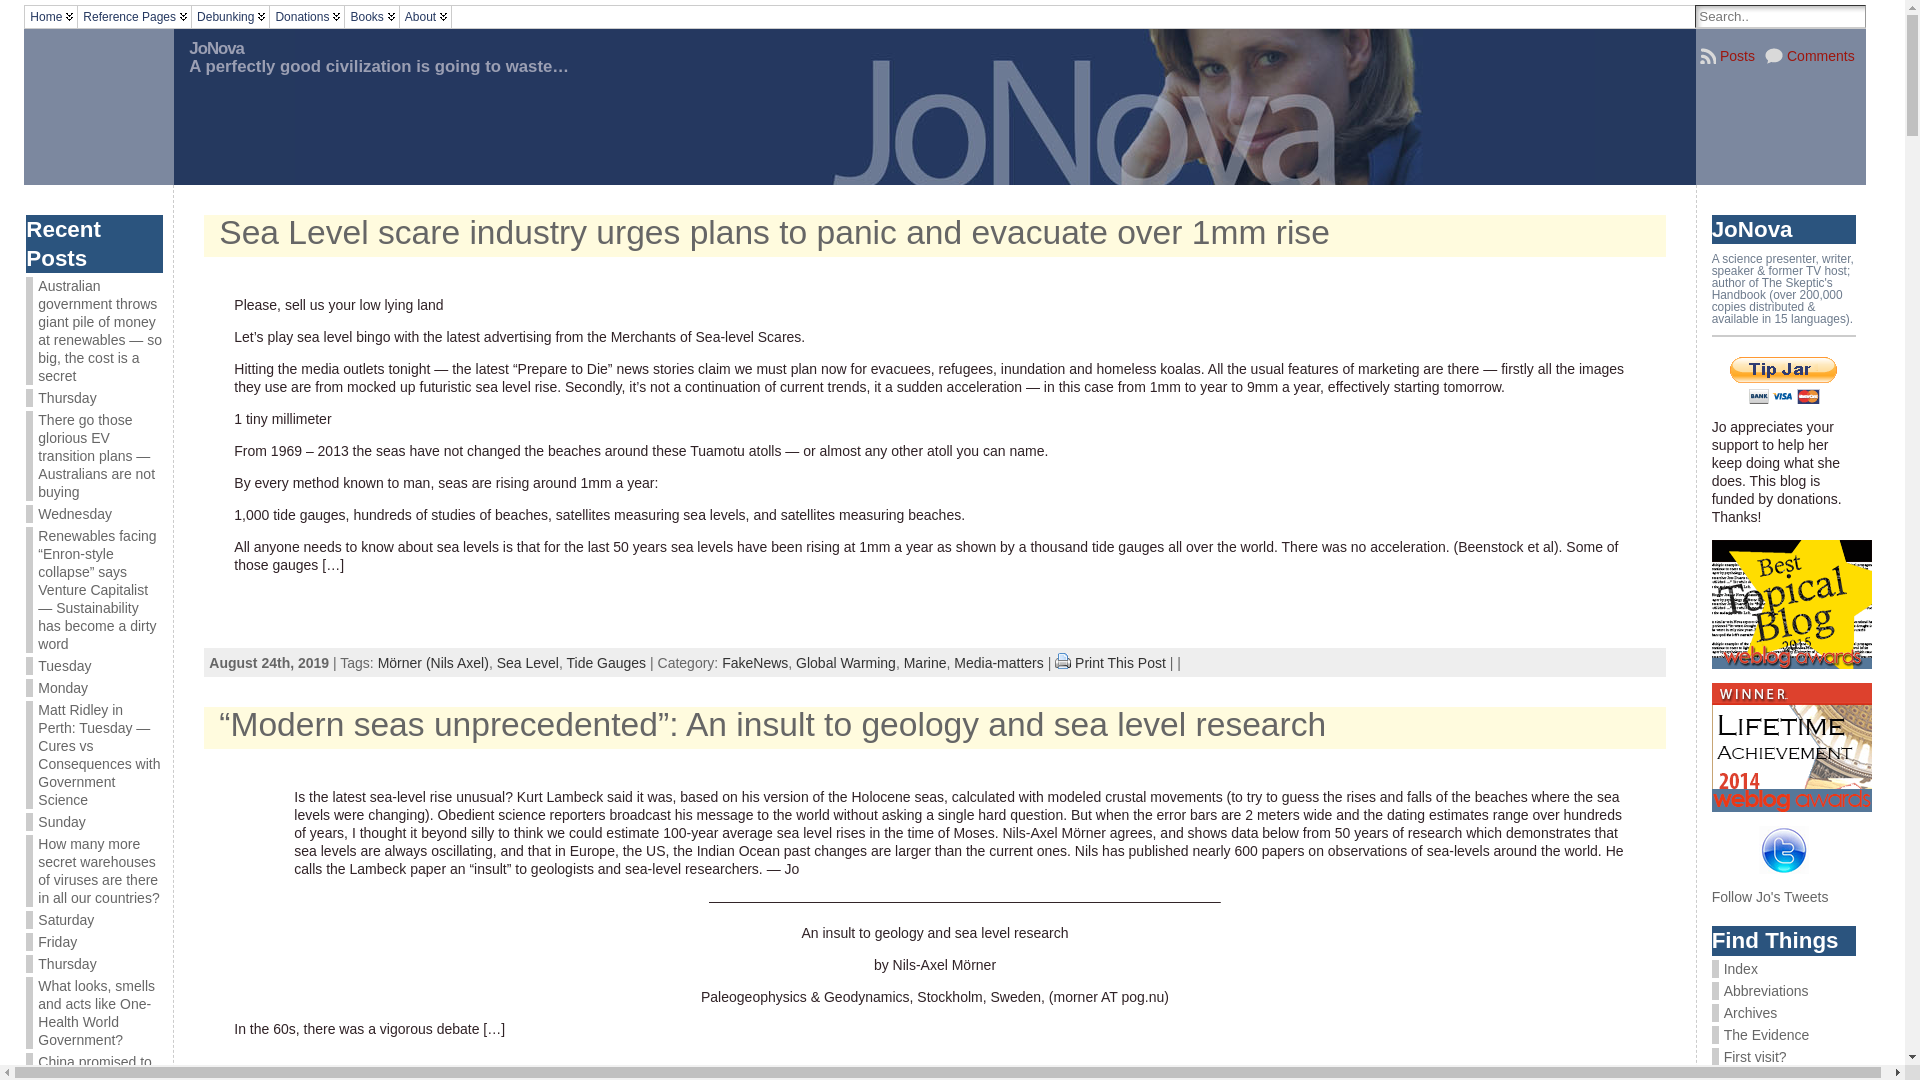  What do you see at coordinates (1074, 663) in the screenshot?
I see `'Print This Post'` at bounding box center [1074, 663].